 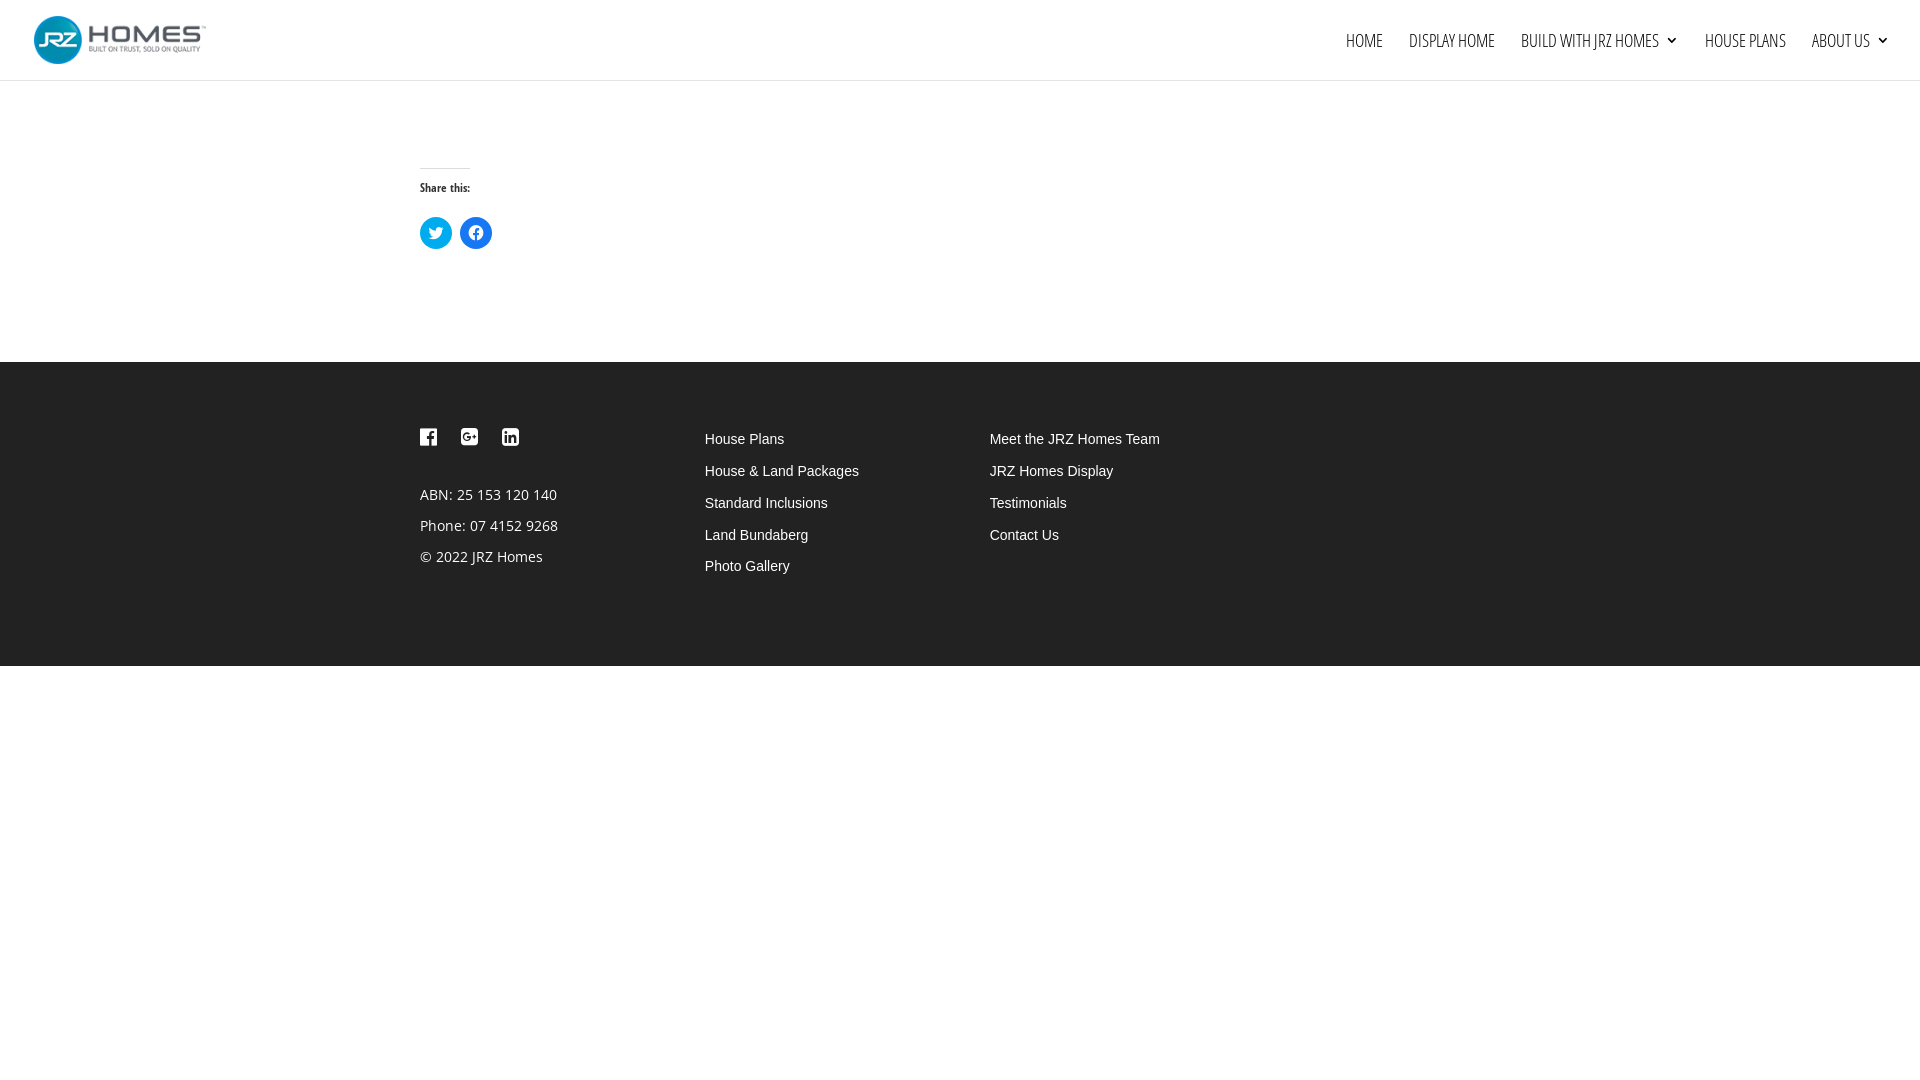 I want to click on 'HOME', so click(x=1363, y=55).